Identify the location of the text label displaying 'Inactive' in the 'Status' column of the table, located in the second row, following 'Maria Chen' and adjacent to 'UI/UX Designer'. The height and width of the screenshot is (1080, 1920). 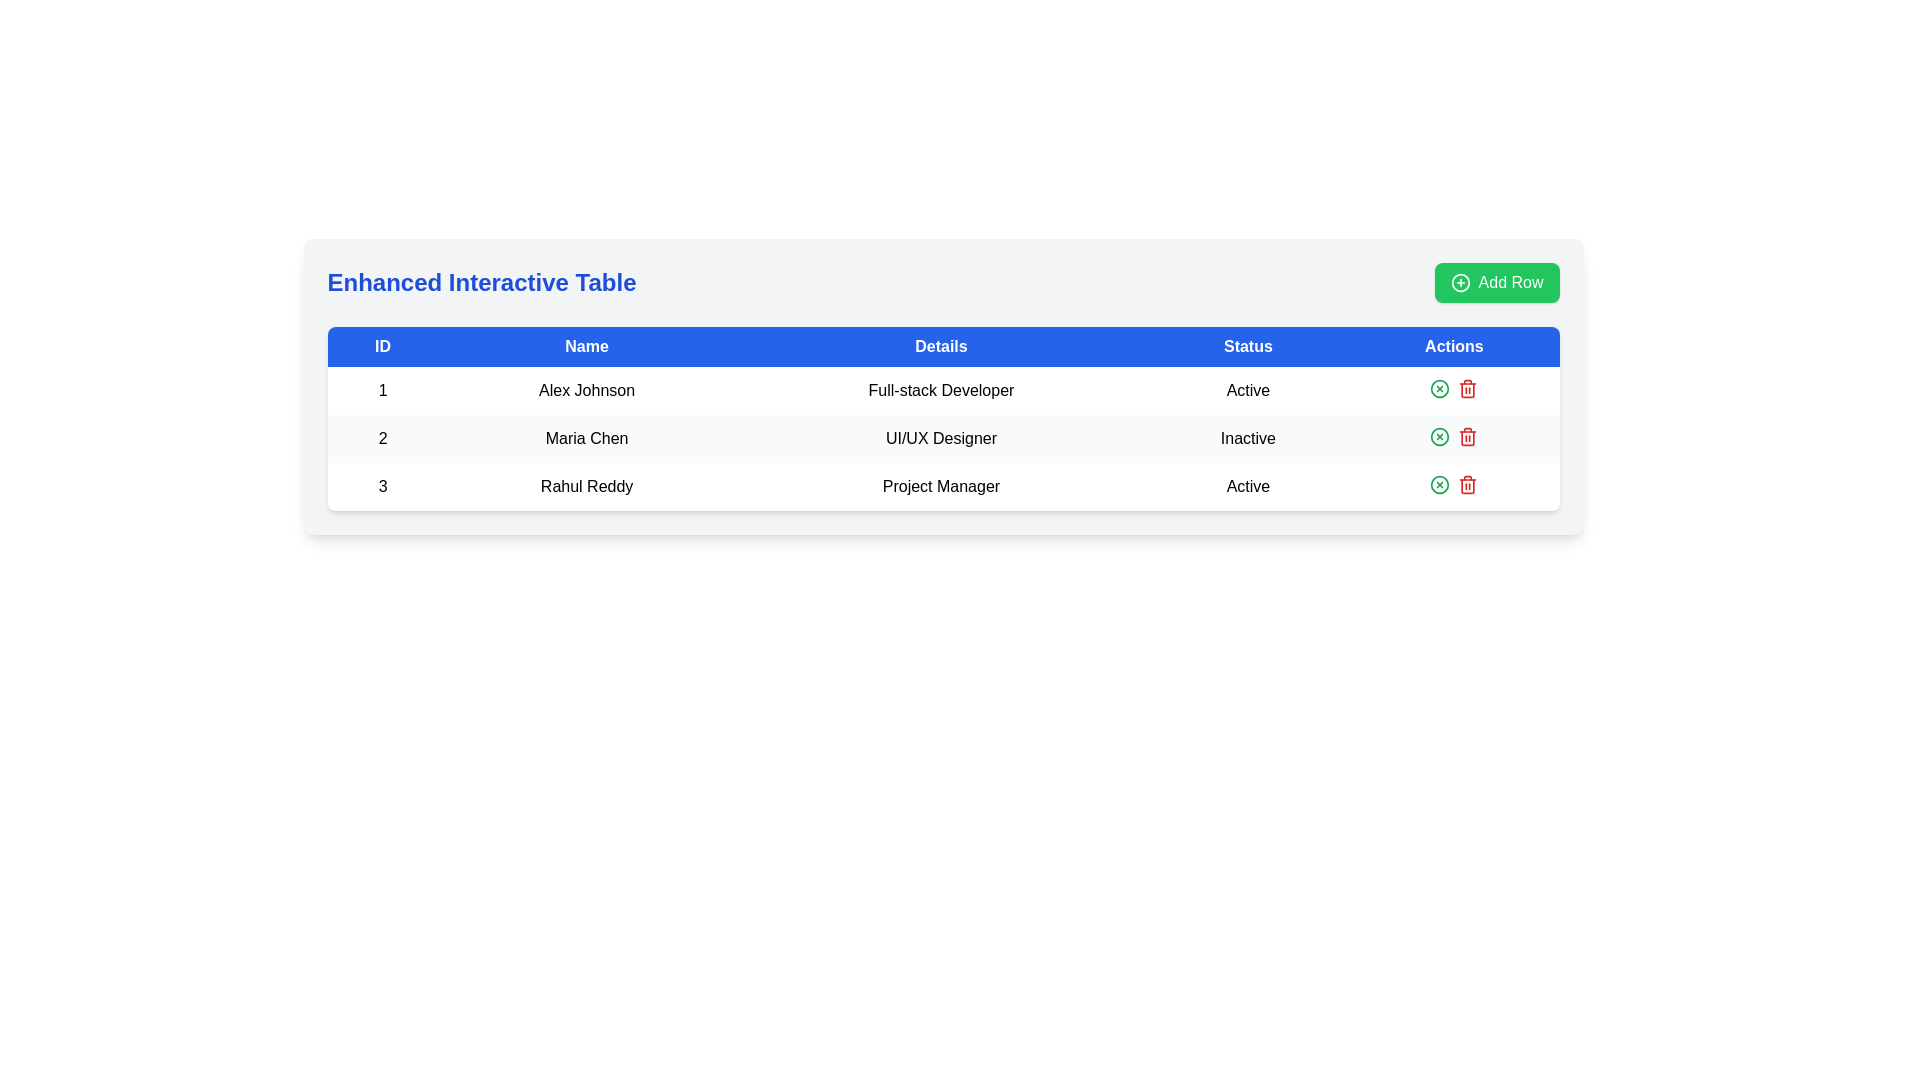
(1247, 438).